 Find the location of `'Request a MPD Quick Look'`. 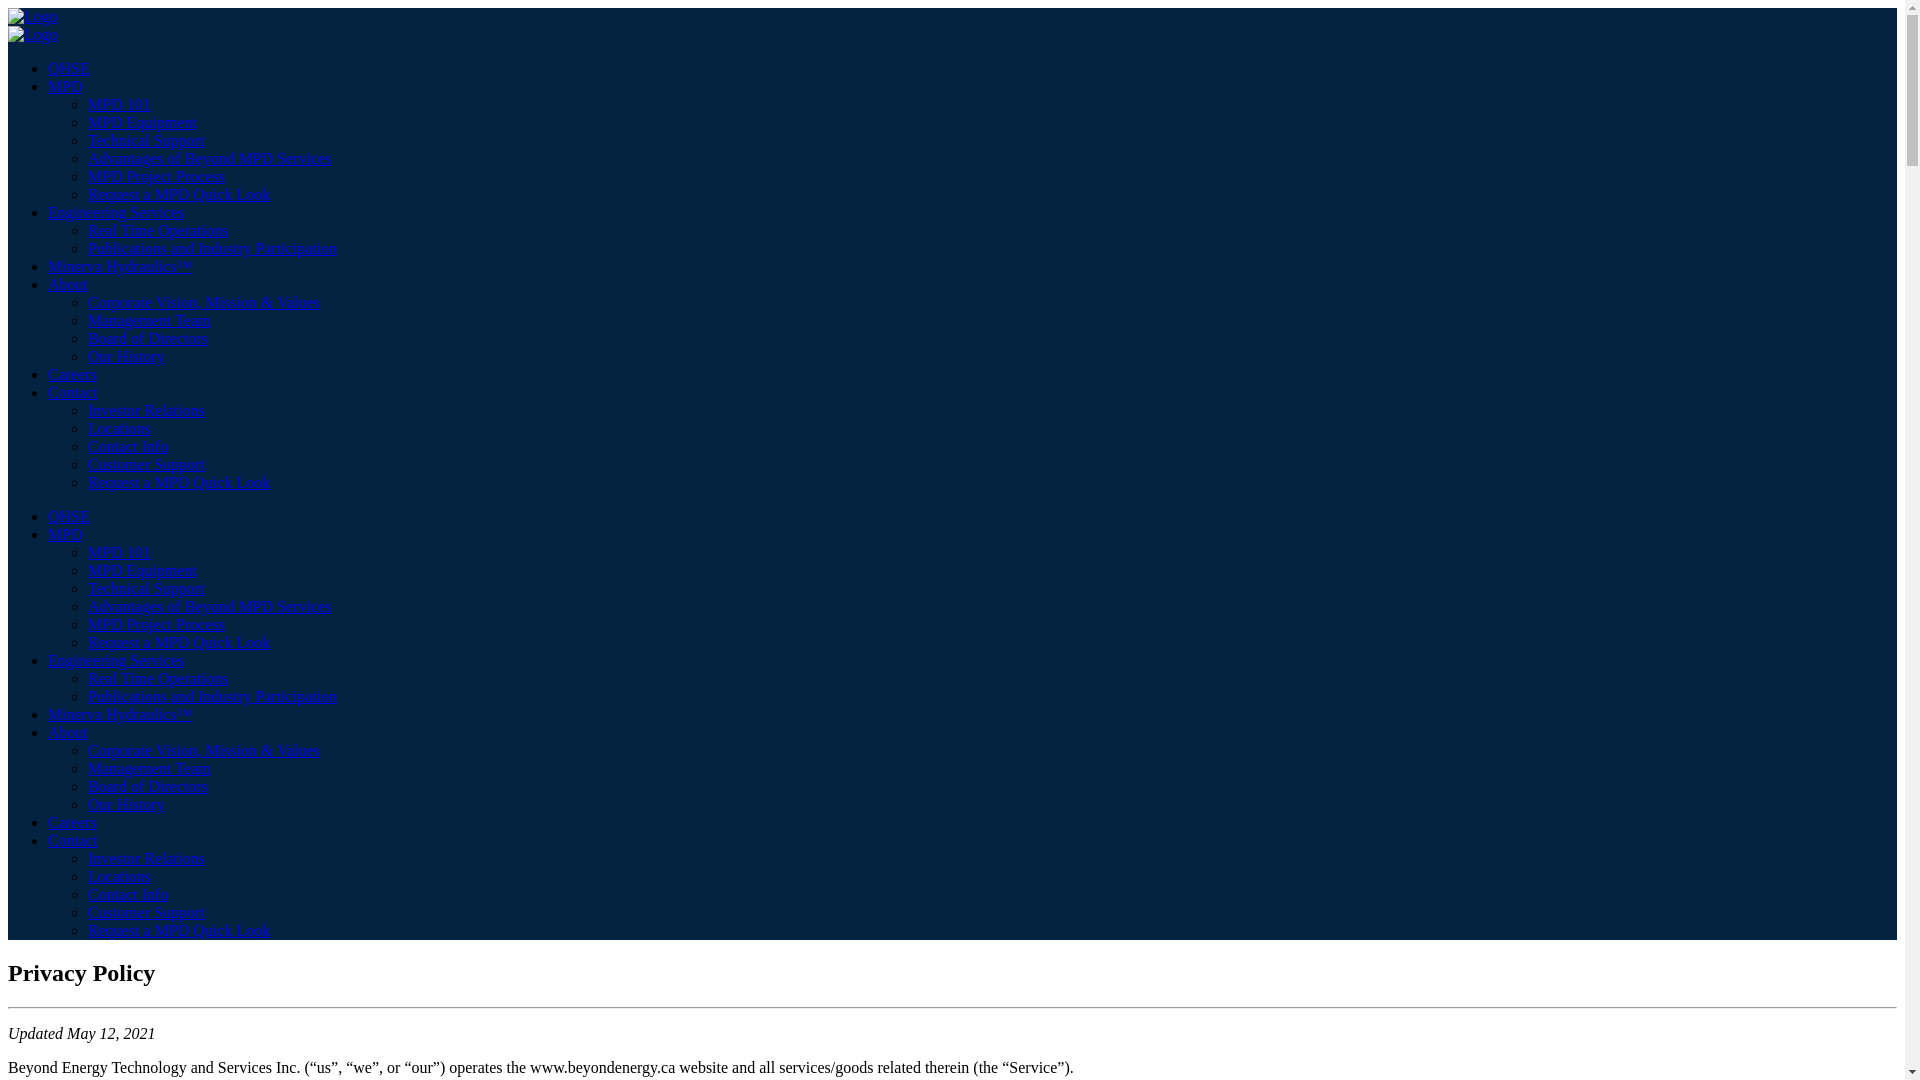

'Request a MPD Quick Look' is located at coordinates (178, 482).